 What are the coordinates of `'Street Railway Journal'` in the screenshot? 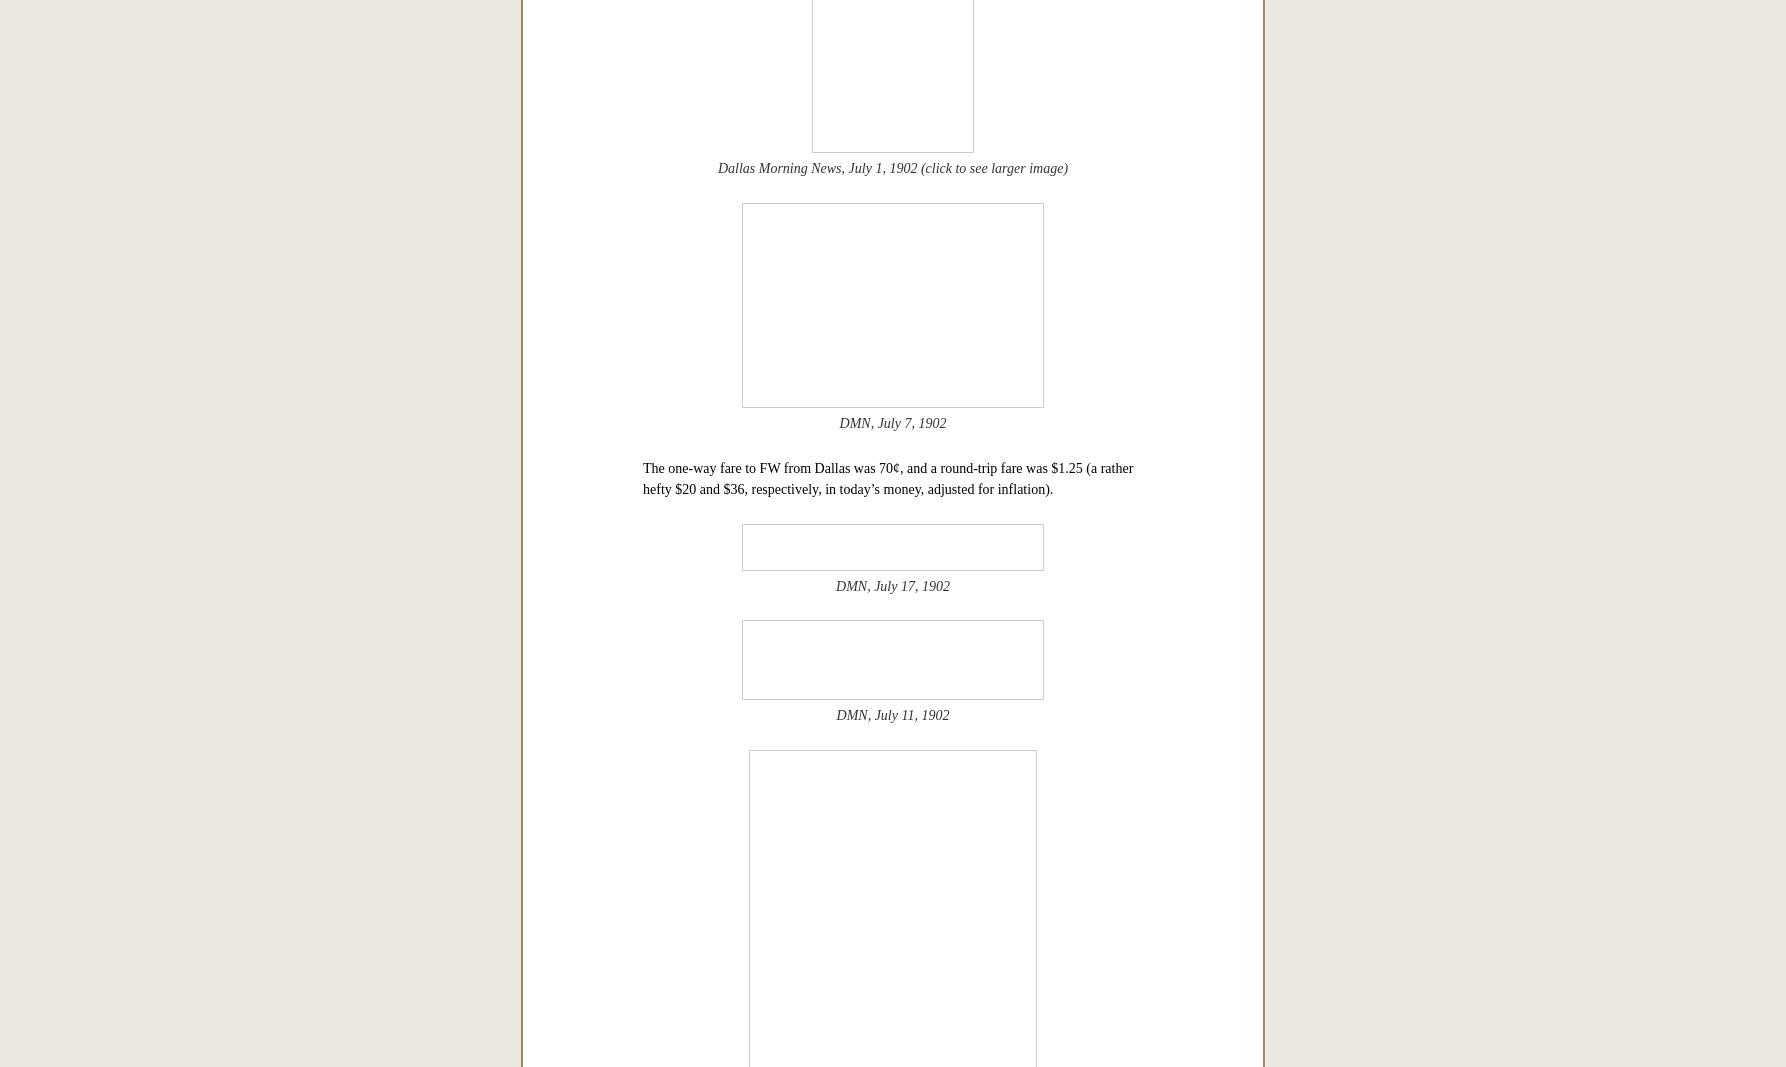 It's located at (852, 336).